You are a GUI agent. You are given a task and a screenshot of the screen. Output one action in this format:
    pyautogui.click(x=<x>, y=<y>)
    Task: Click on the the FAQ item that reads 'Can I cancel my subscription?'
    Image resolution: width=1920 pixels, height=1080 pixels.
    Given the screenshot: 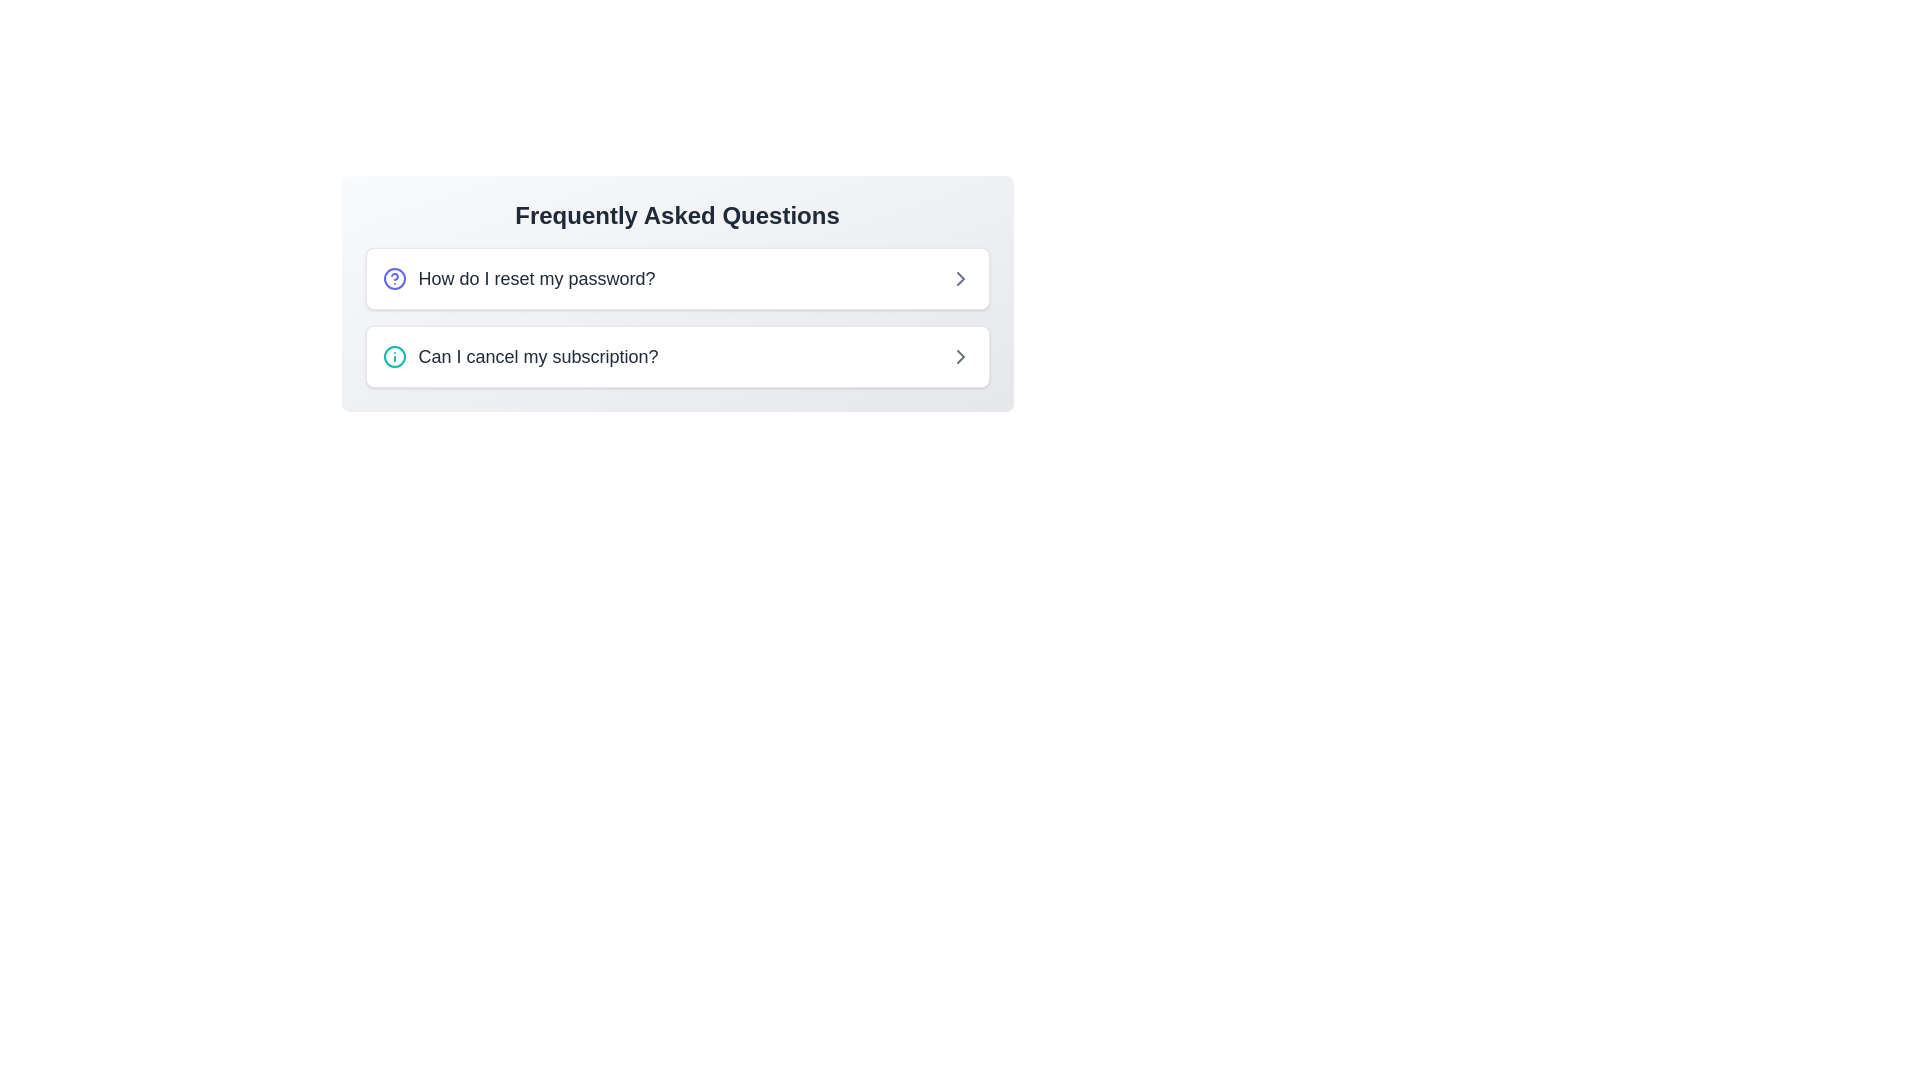 What is the action you would take?
    pyautogui.click(x=520, y=356)
    